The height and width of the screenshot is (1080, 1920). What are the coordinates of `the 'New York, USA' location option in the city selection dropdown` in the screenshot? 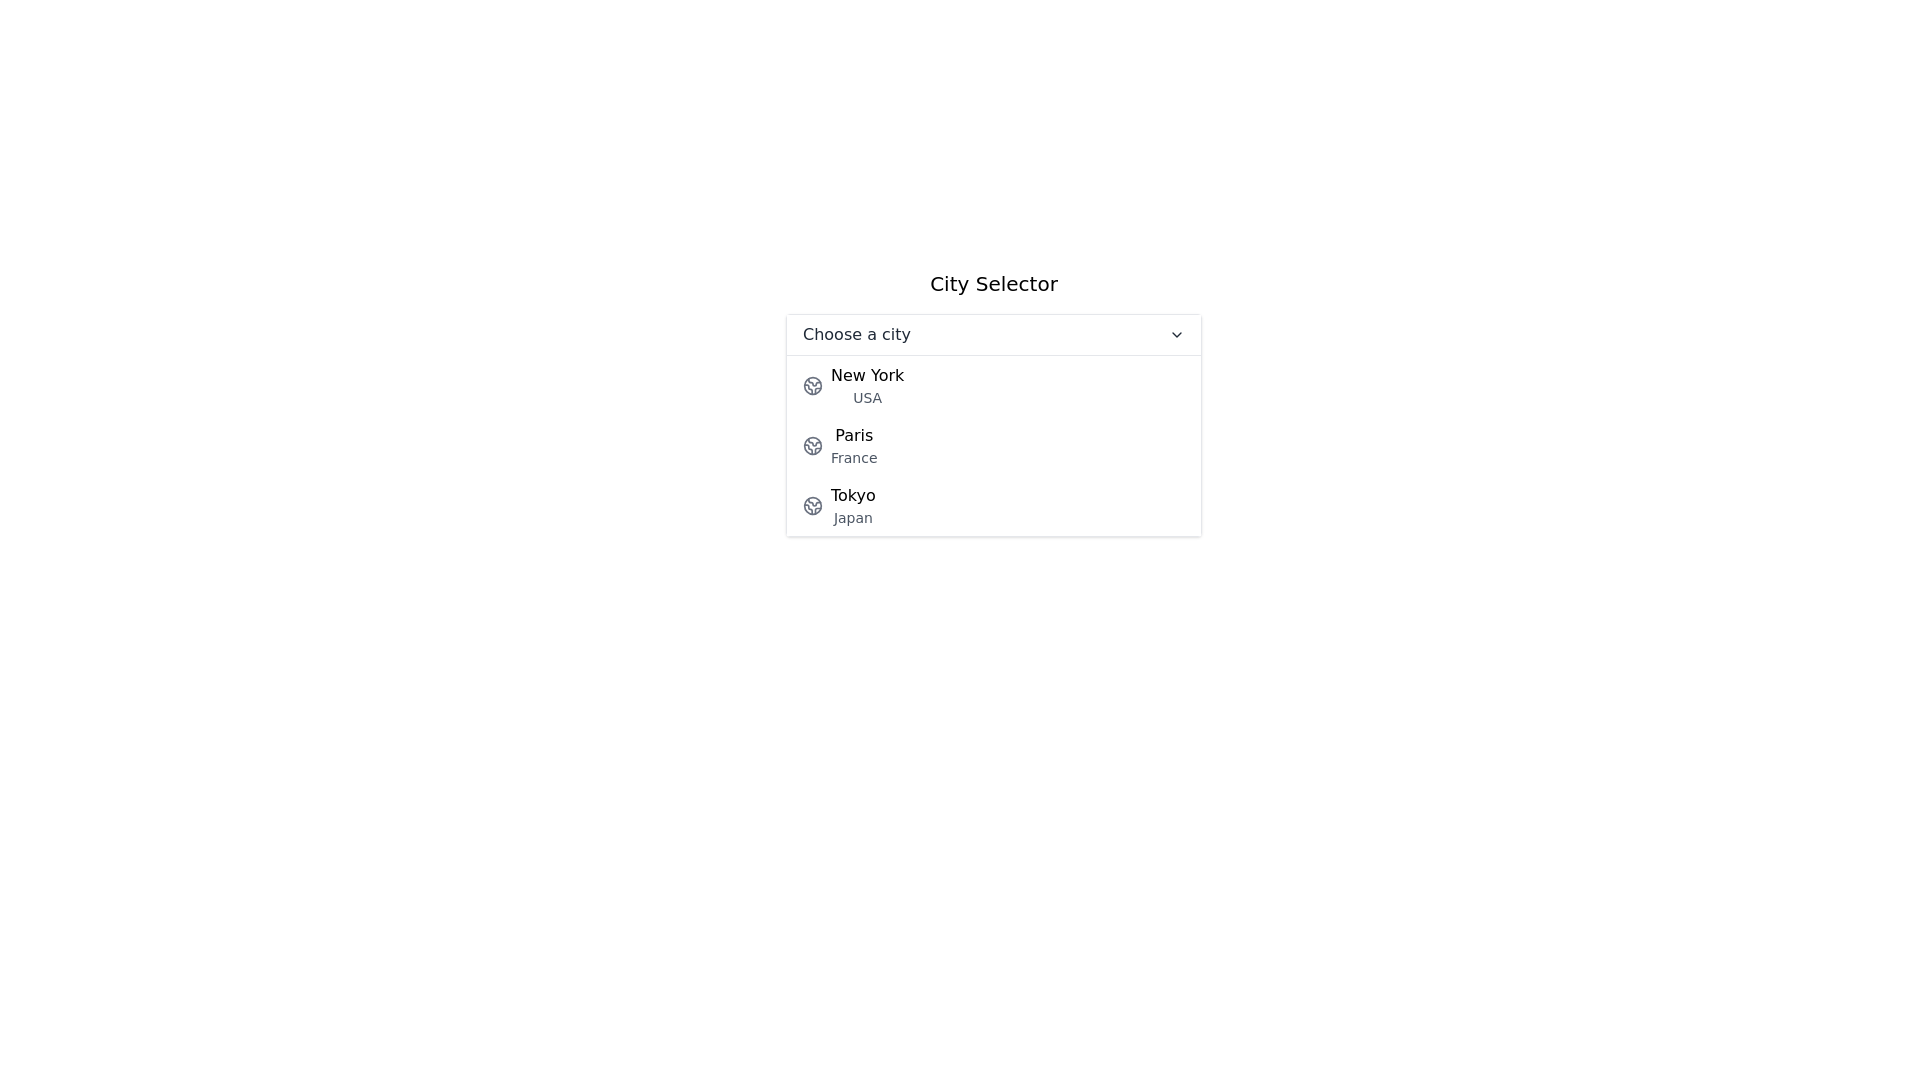 It's located at (993, 385).